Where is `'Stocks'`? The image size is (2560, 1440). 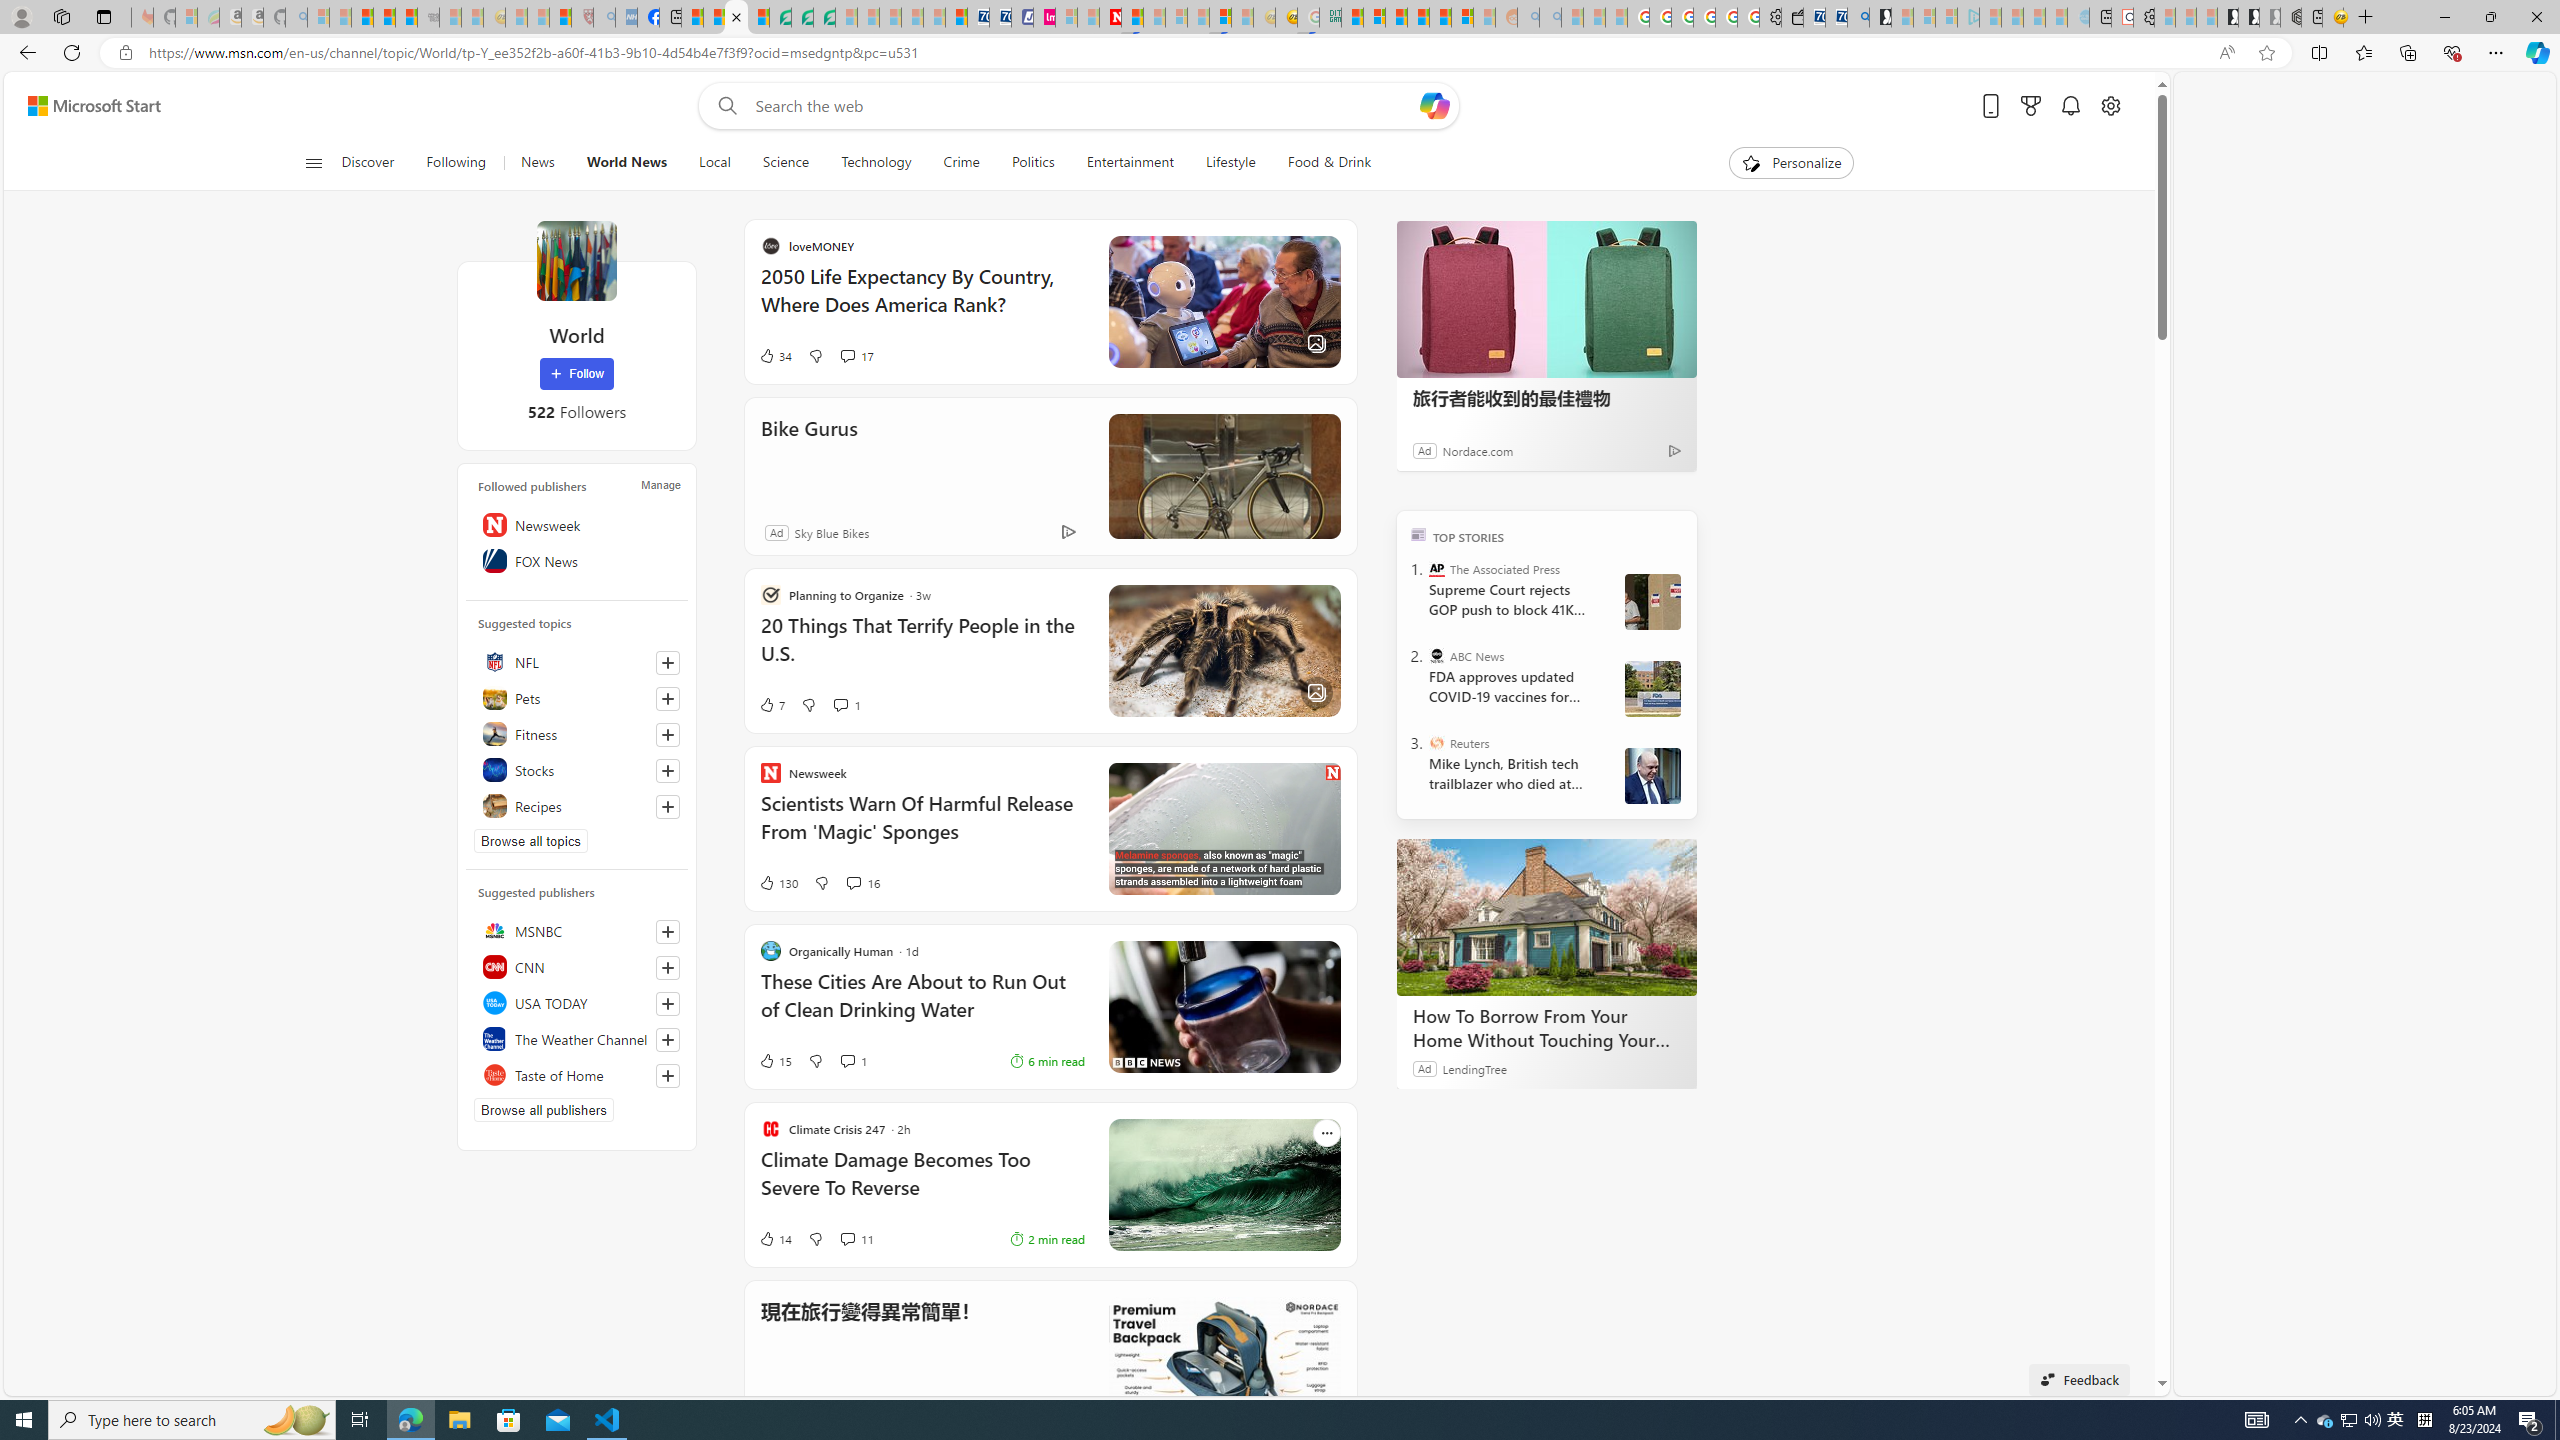
'Stocks' is located at coordinates (575, 769).